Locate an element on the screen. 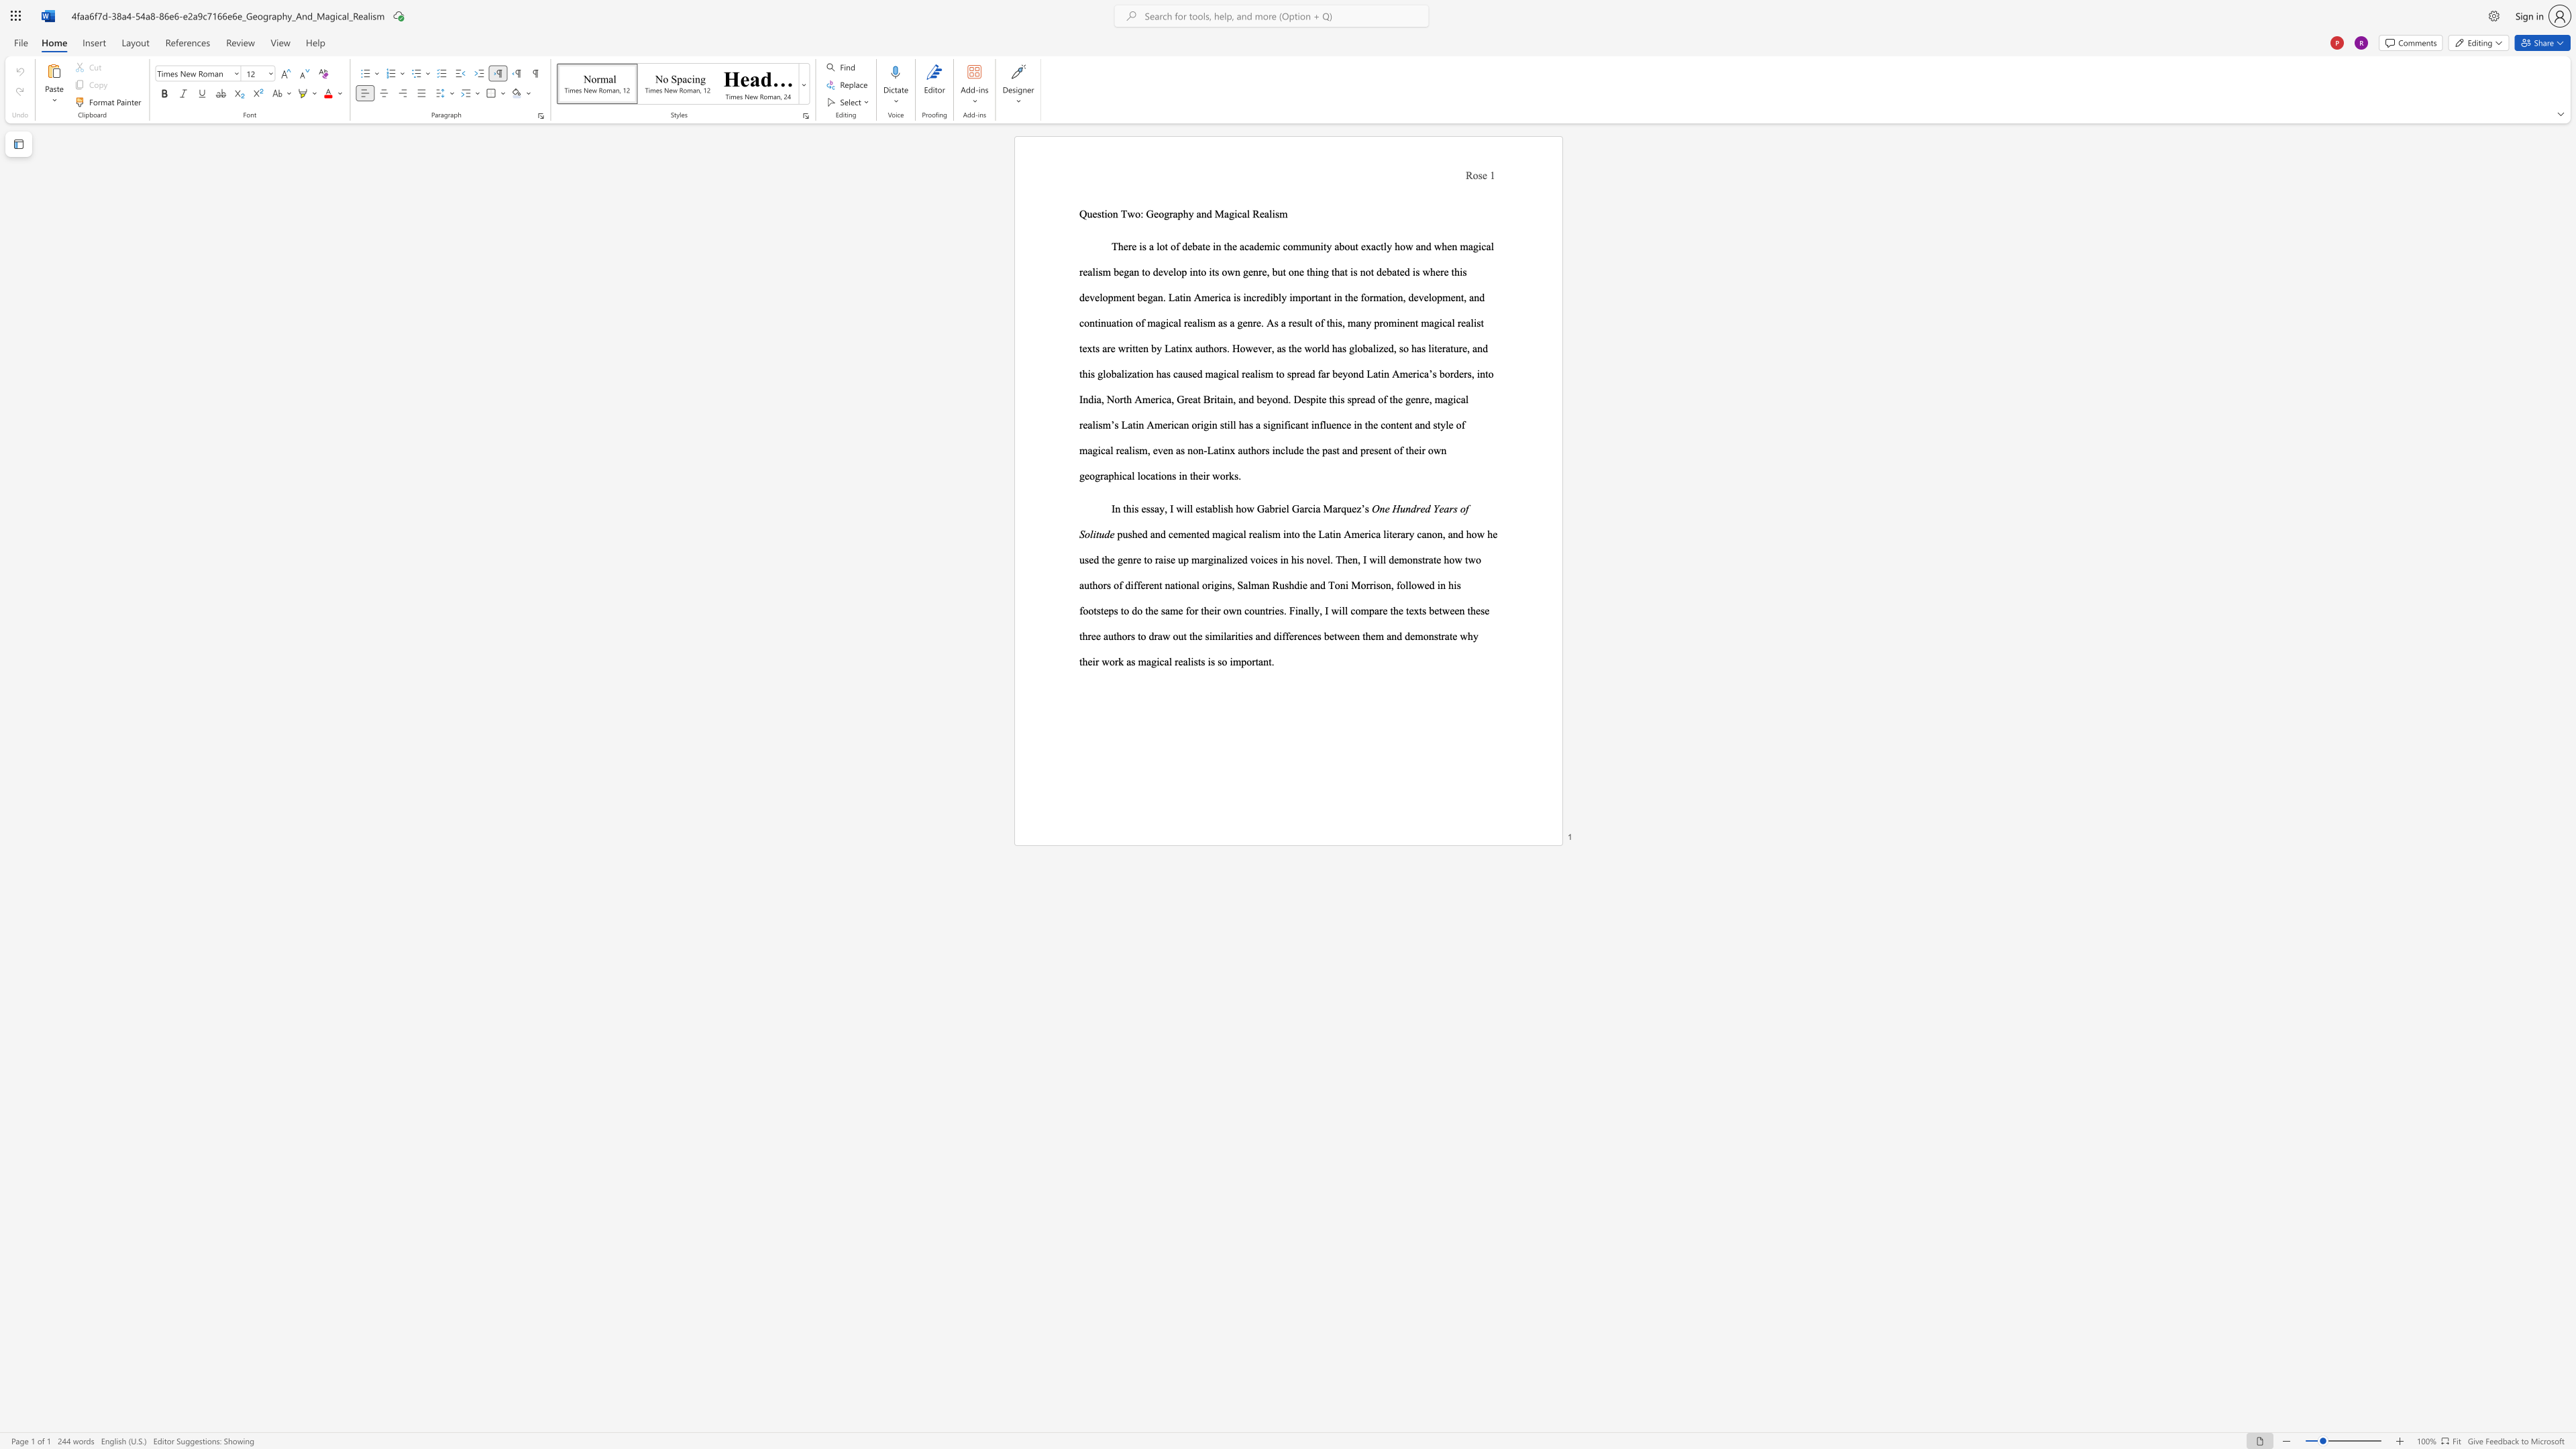  the subset text "arquez’s" within the text "how Gabriel Garcia Marquez’s" is located at coordinates (1332, 508).